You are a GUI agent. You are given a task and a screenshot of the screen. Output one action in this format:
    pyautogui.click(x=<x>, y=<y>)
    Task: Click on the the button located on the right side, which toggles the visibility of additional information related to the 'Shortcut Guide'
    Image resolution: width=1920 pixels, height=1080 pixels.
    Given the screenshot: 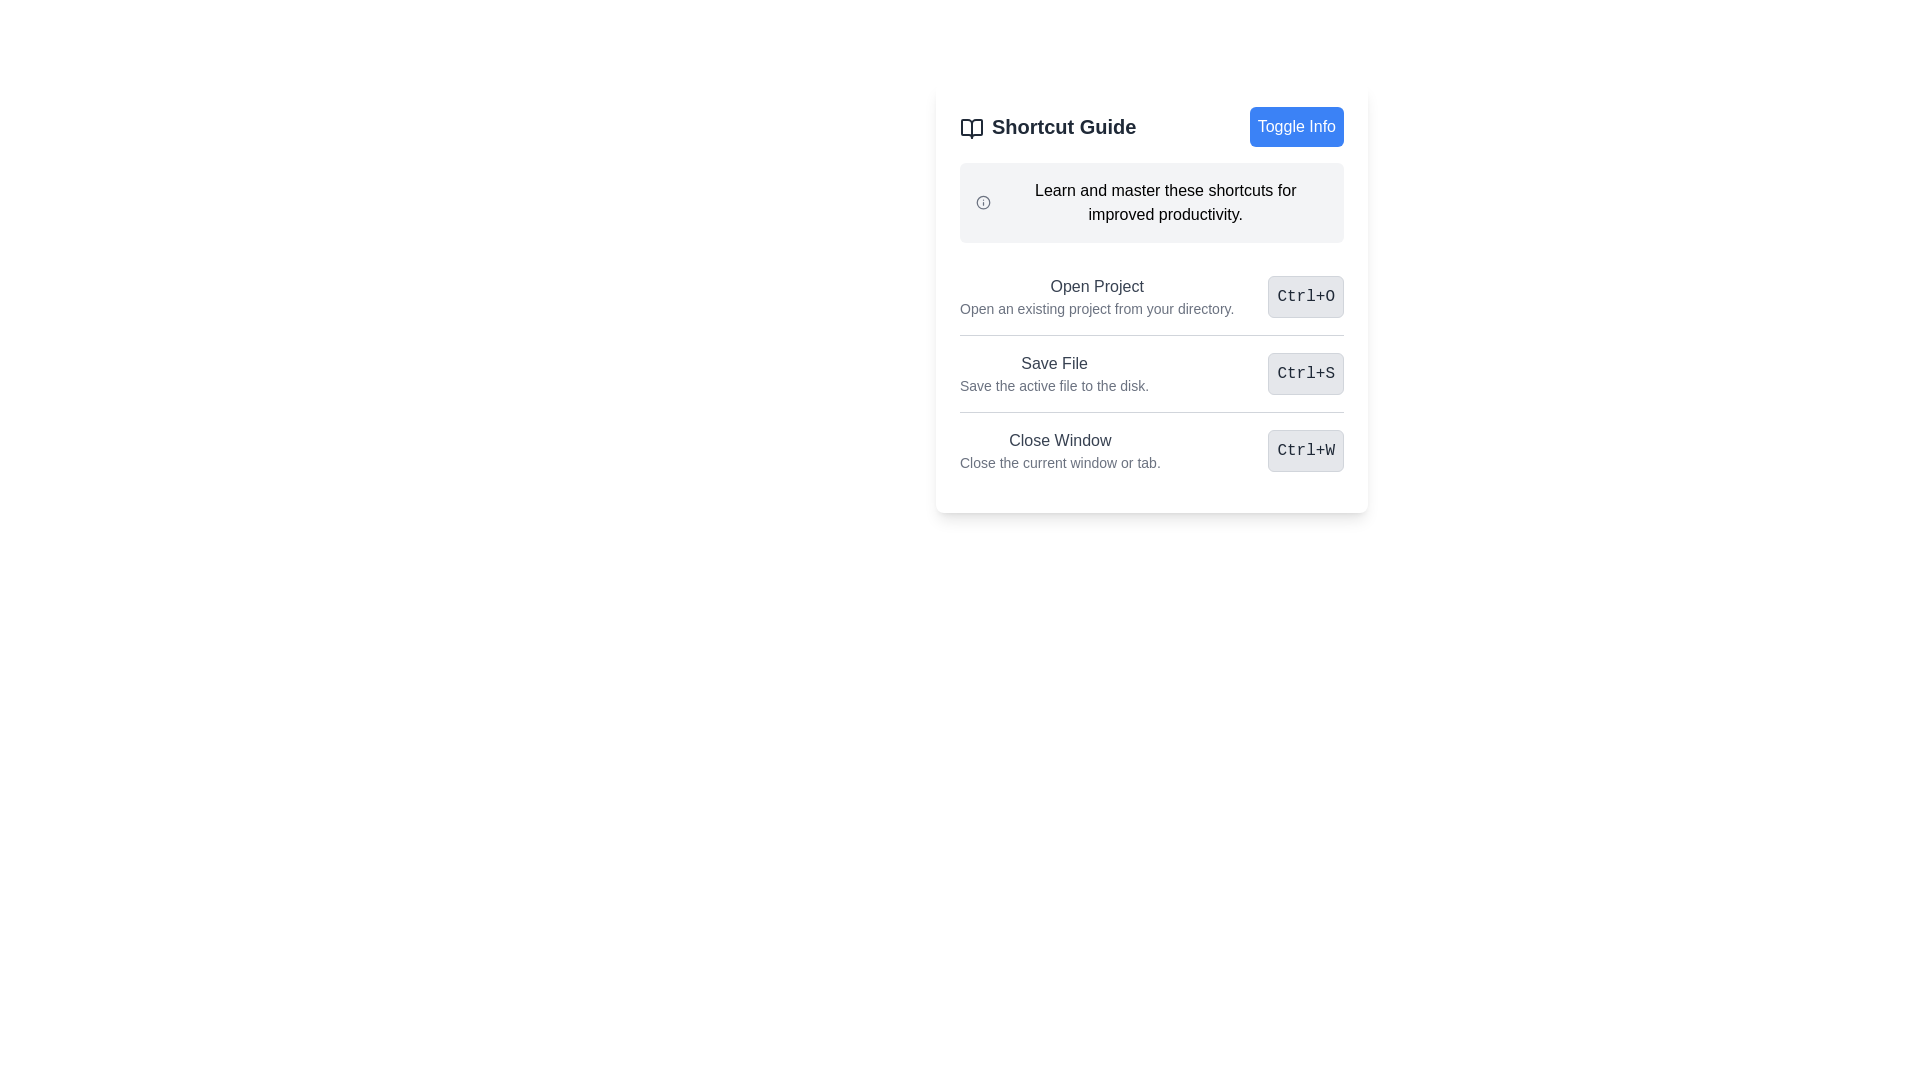 What is the action you would take?
    pyautogui.click(x=1296, y=127)
    